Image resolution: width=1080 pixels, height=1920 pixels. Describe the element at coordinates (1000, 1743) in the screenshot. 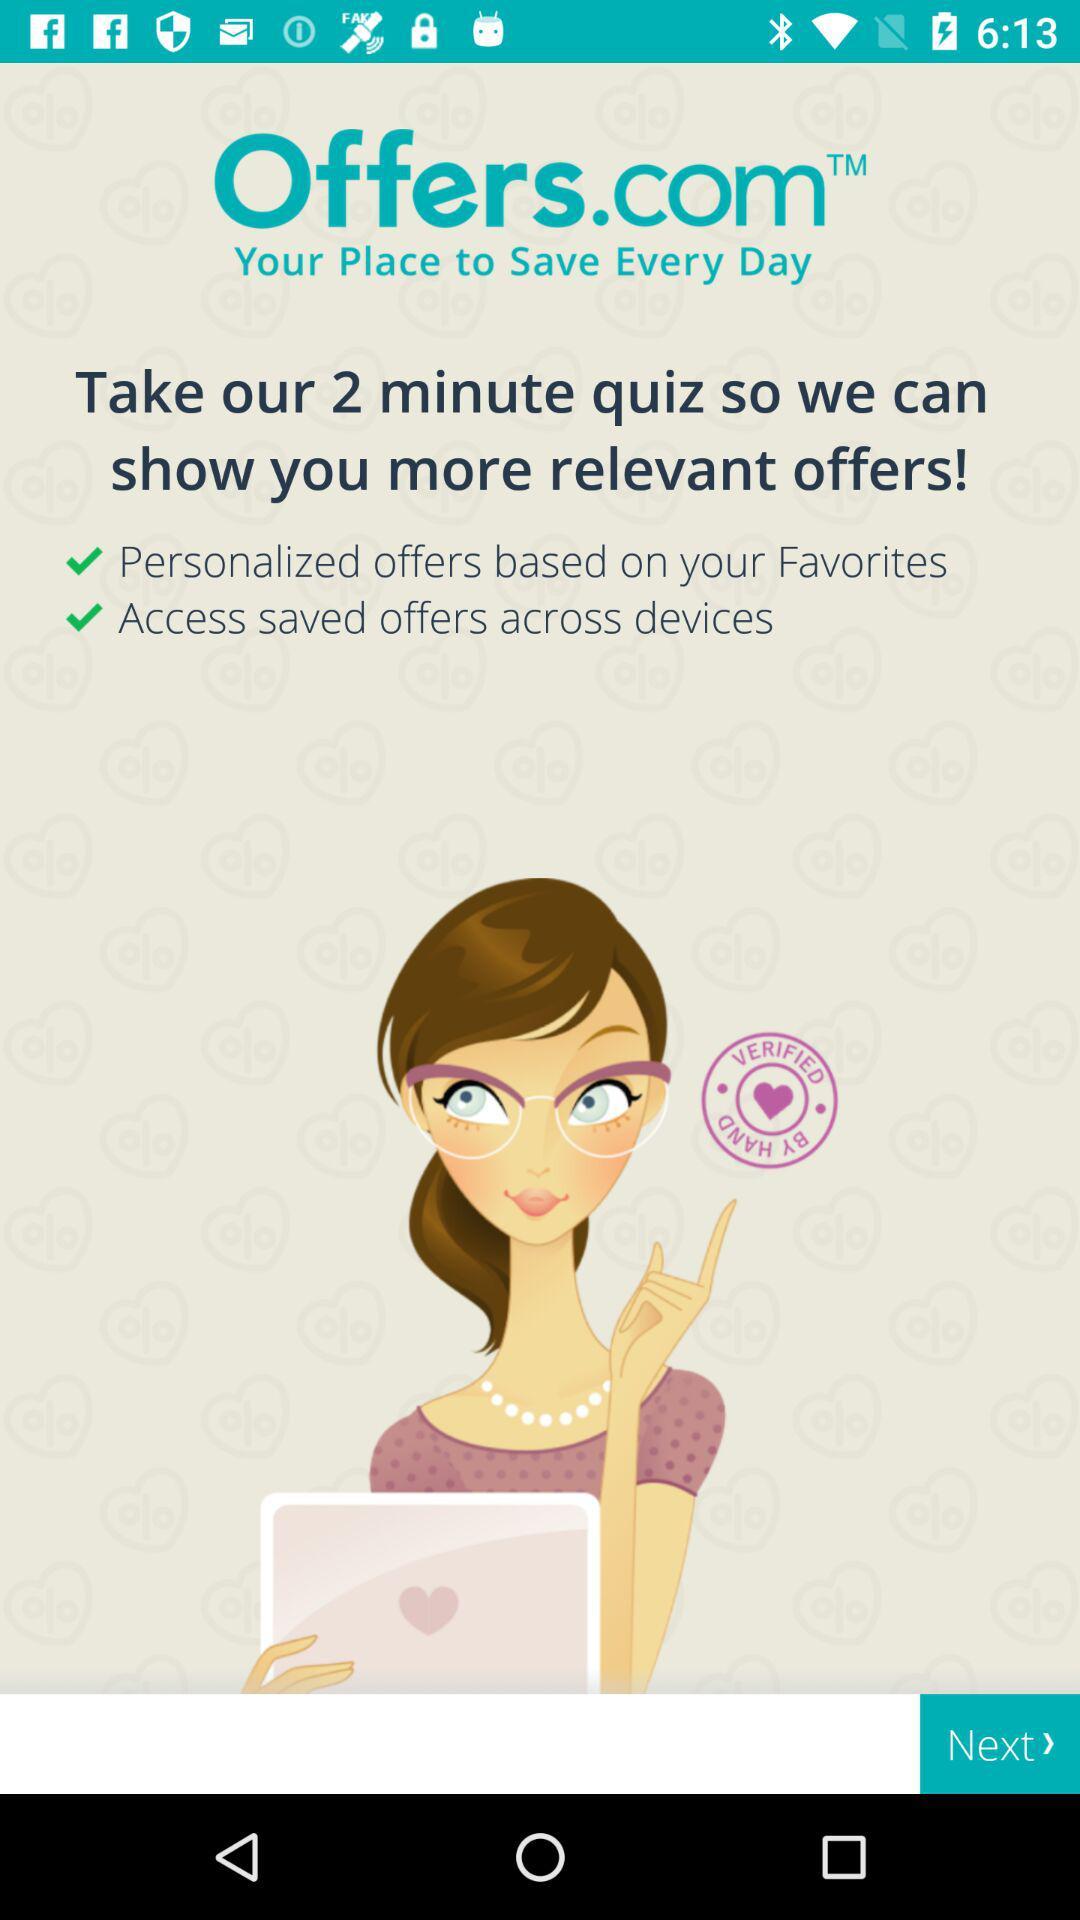

I see `next item` at that location.